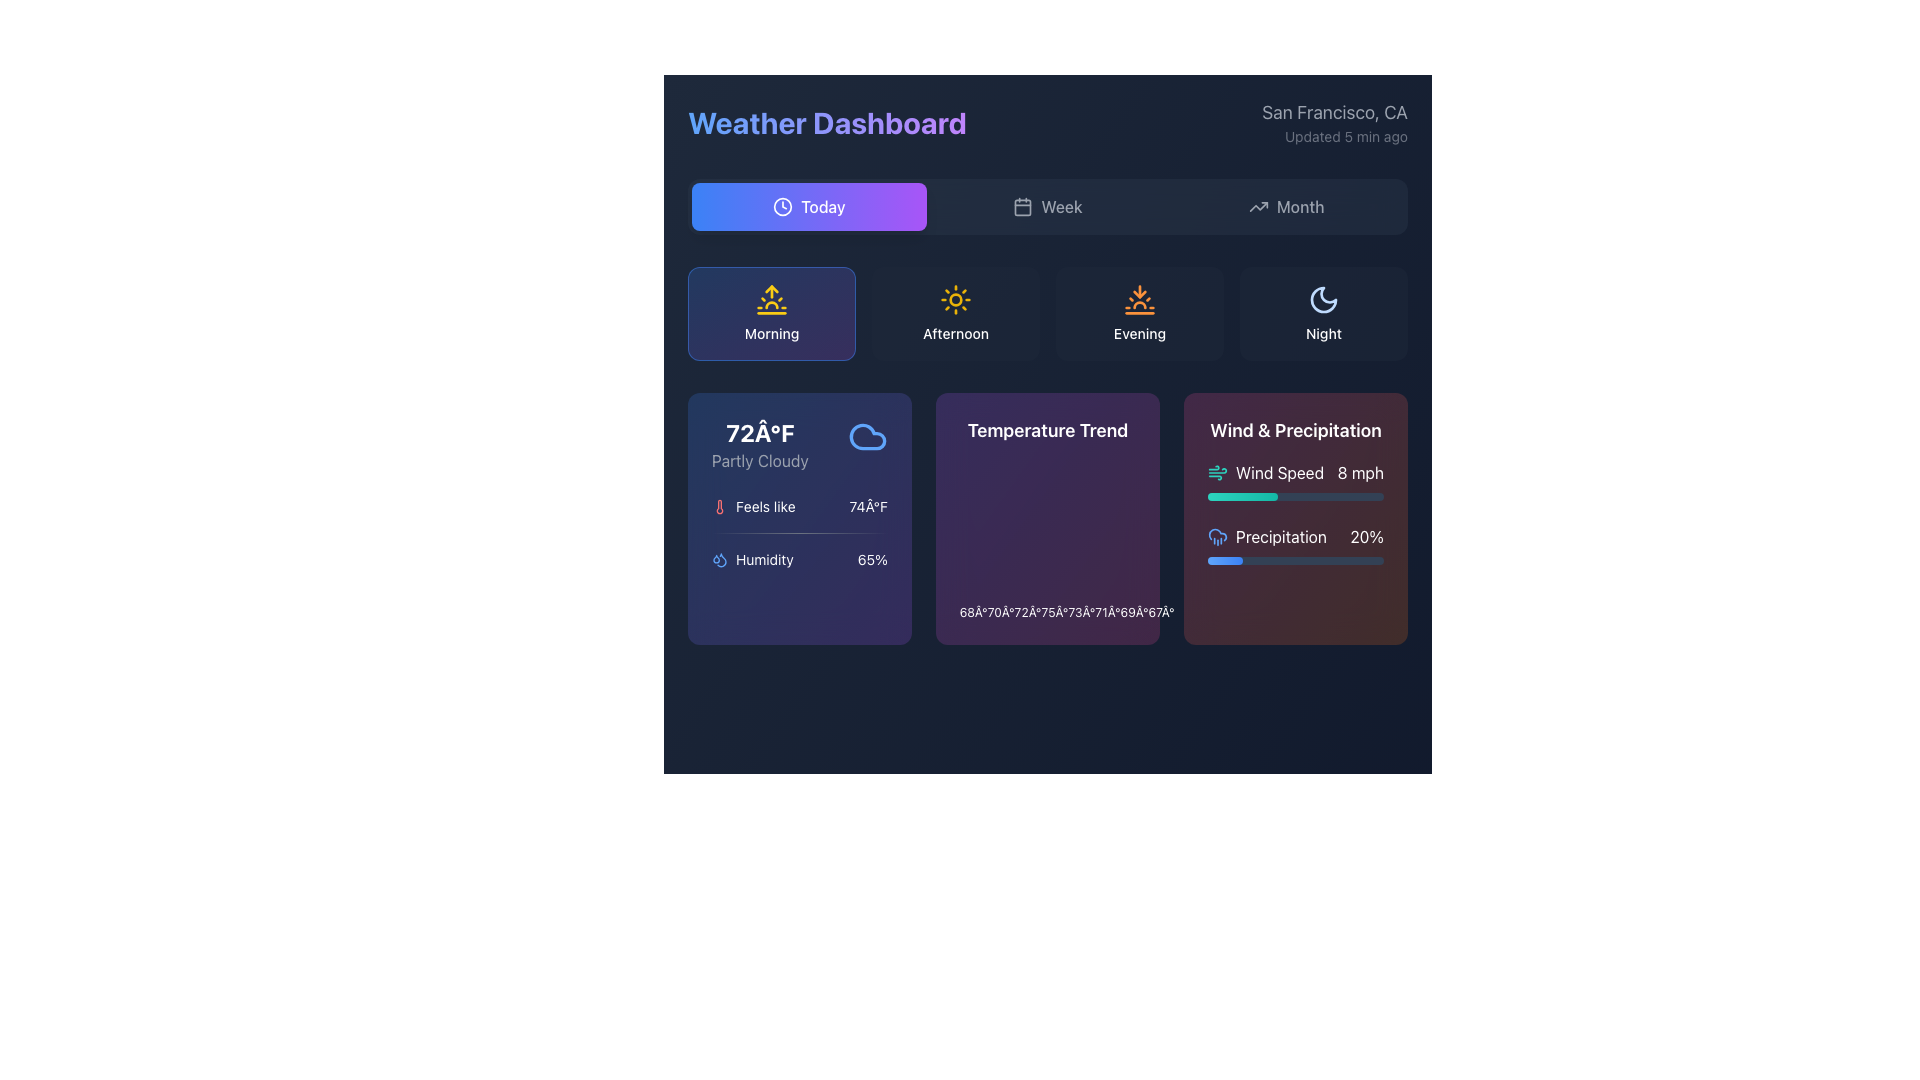 Image resolution: width=1920 pixels, height=1080 pixels. I want to click on the progress bar located in the 'Wind & Precipitation' section, directly below the 'Wind Speed 8 mph' text, which has a dark background and a gradient fill indicating 40% progress, so click(1296, 496).